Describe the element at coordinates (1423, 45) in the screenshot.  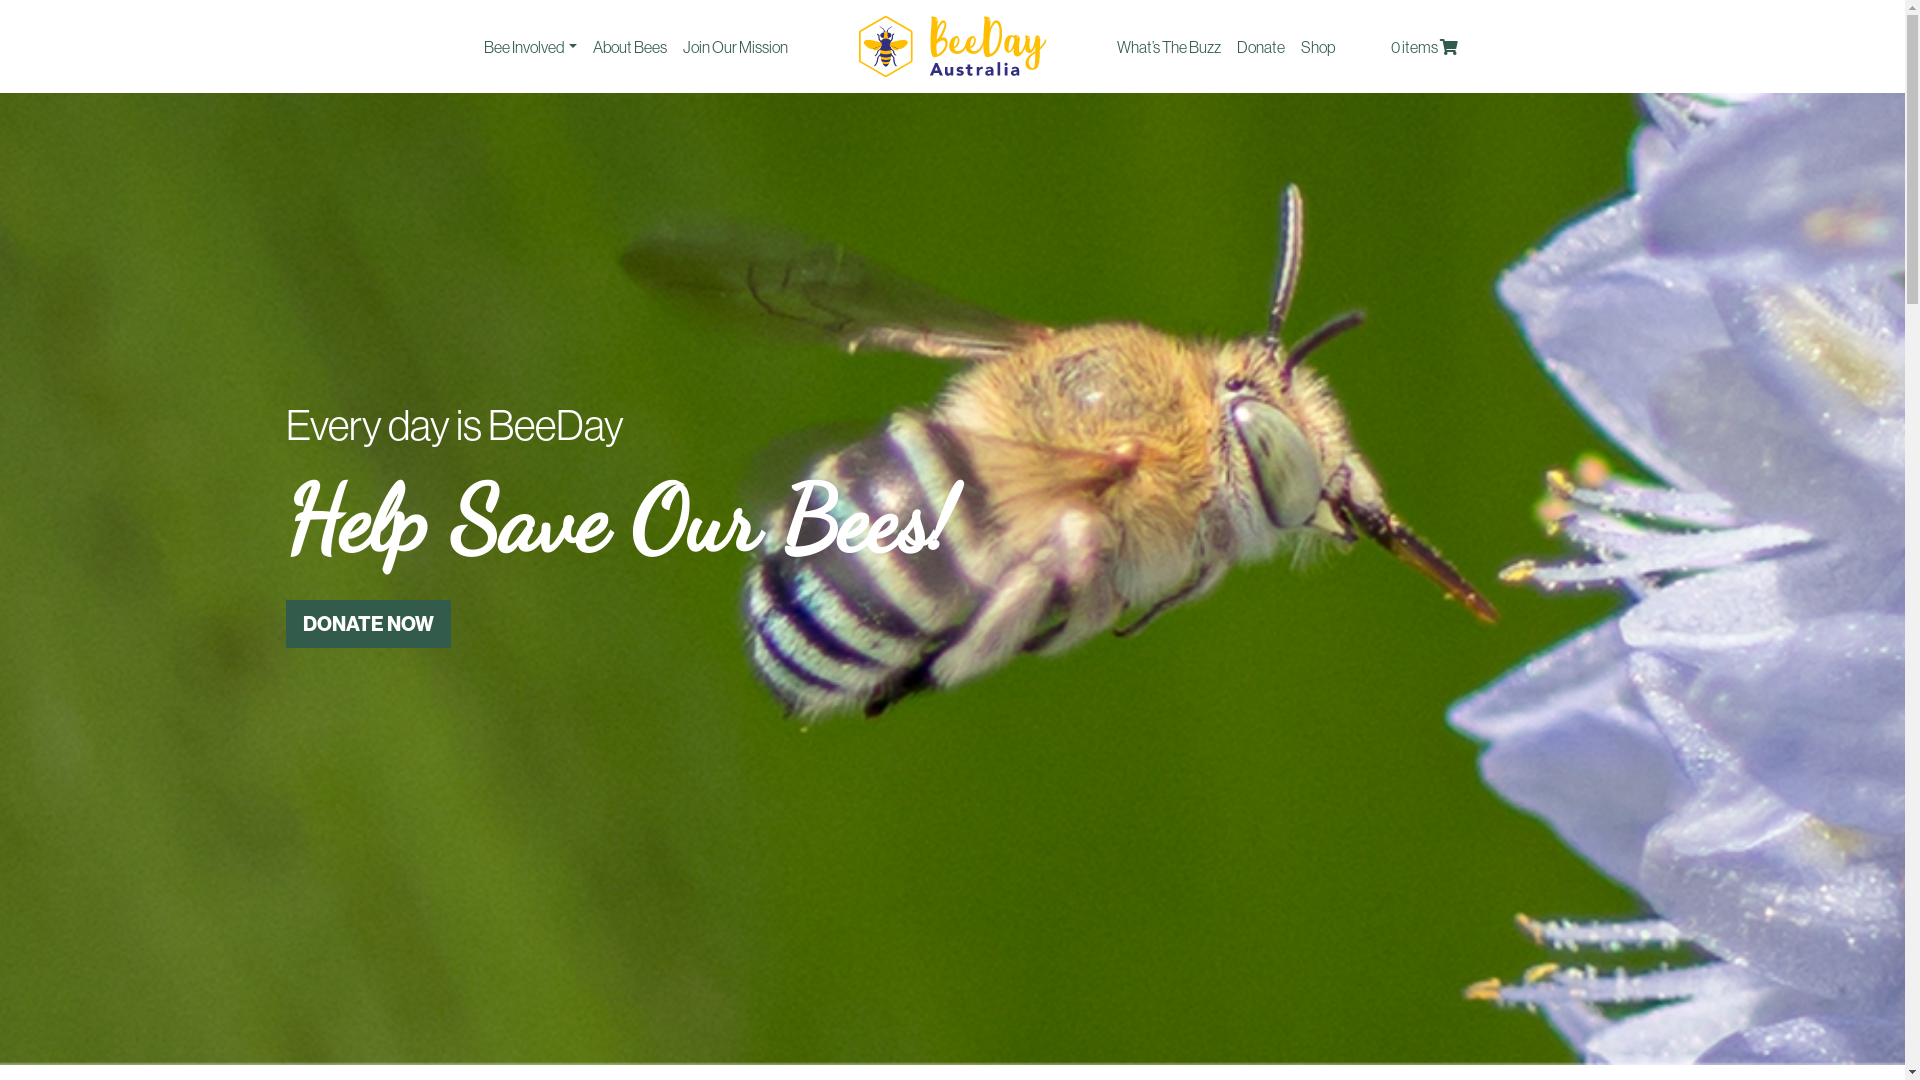
I see `'0 items'` at that location.